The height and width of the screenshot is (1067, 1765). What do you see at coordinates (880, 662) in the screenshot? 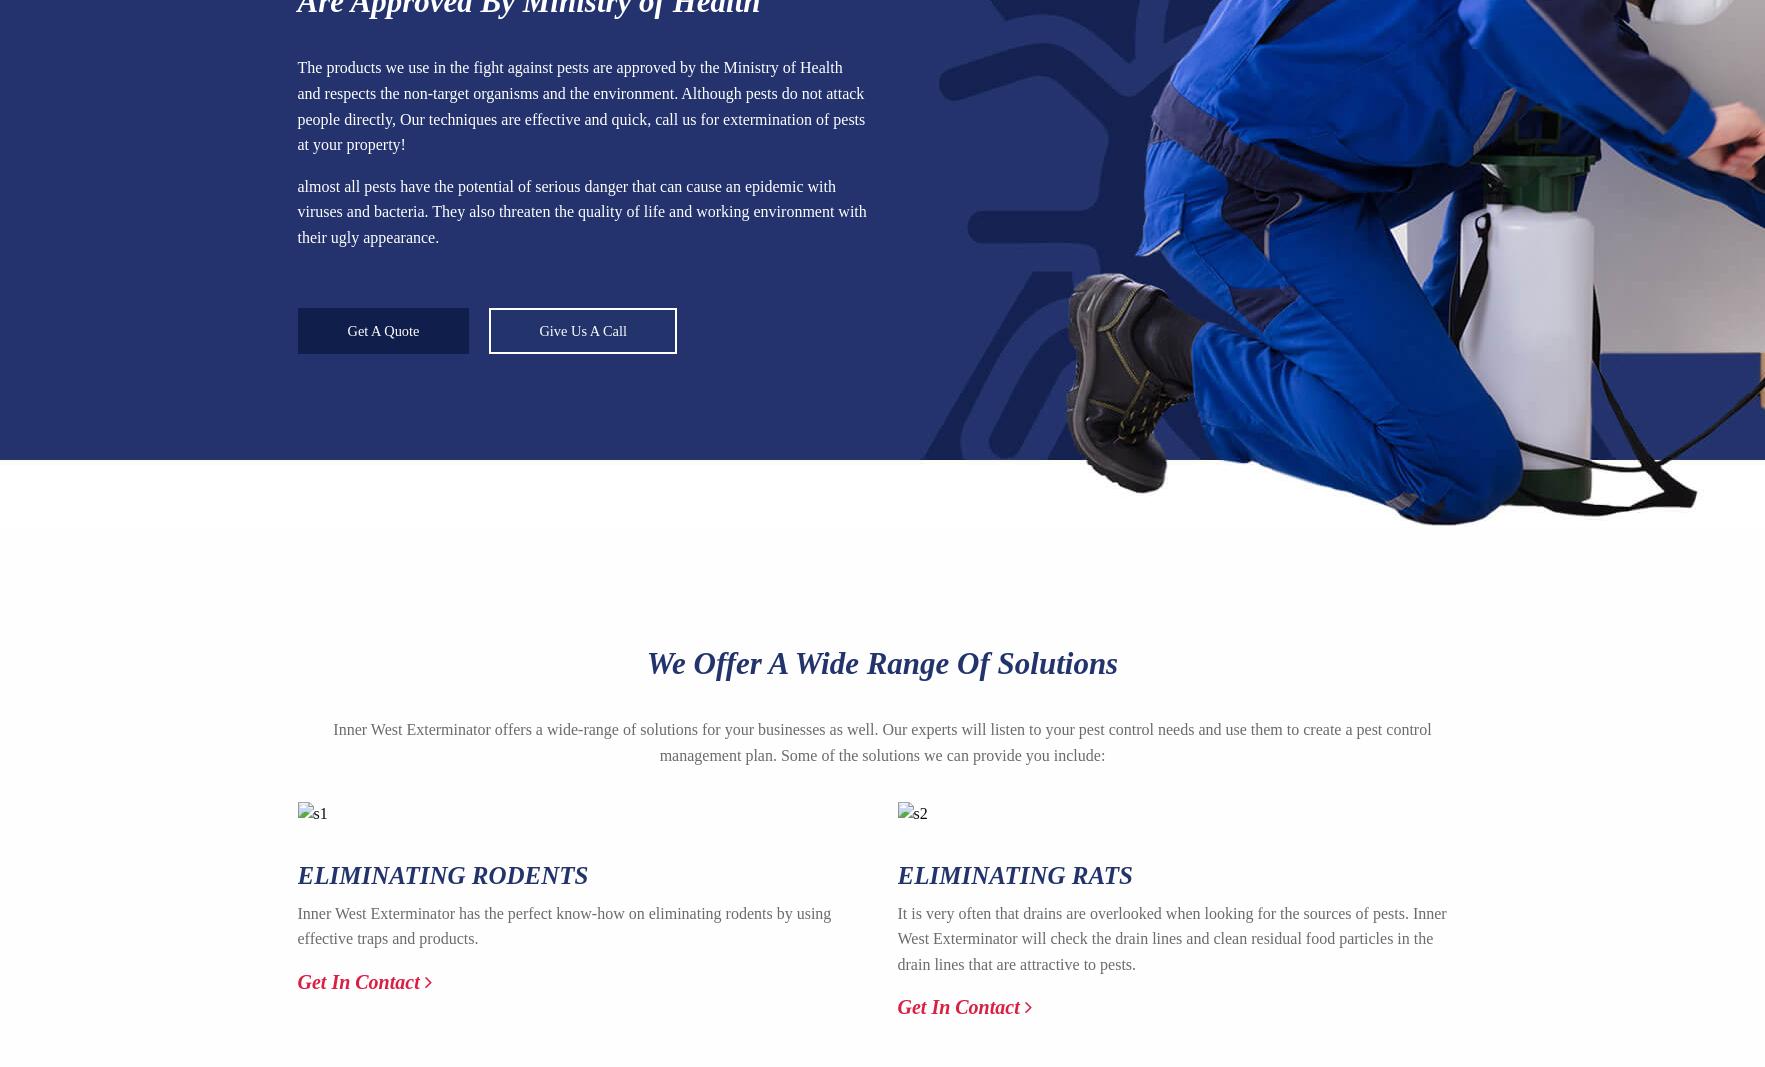
I see `'We Offer A Wide Range Of Solutions'` at bounding box center [880, 662].